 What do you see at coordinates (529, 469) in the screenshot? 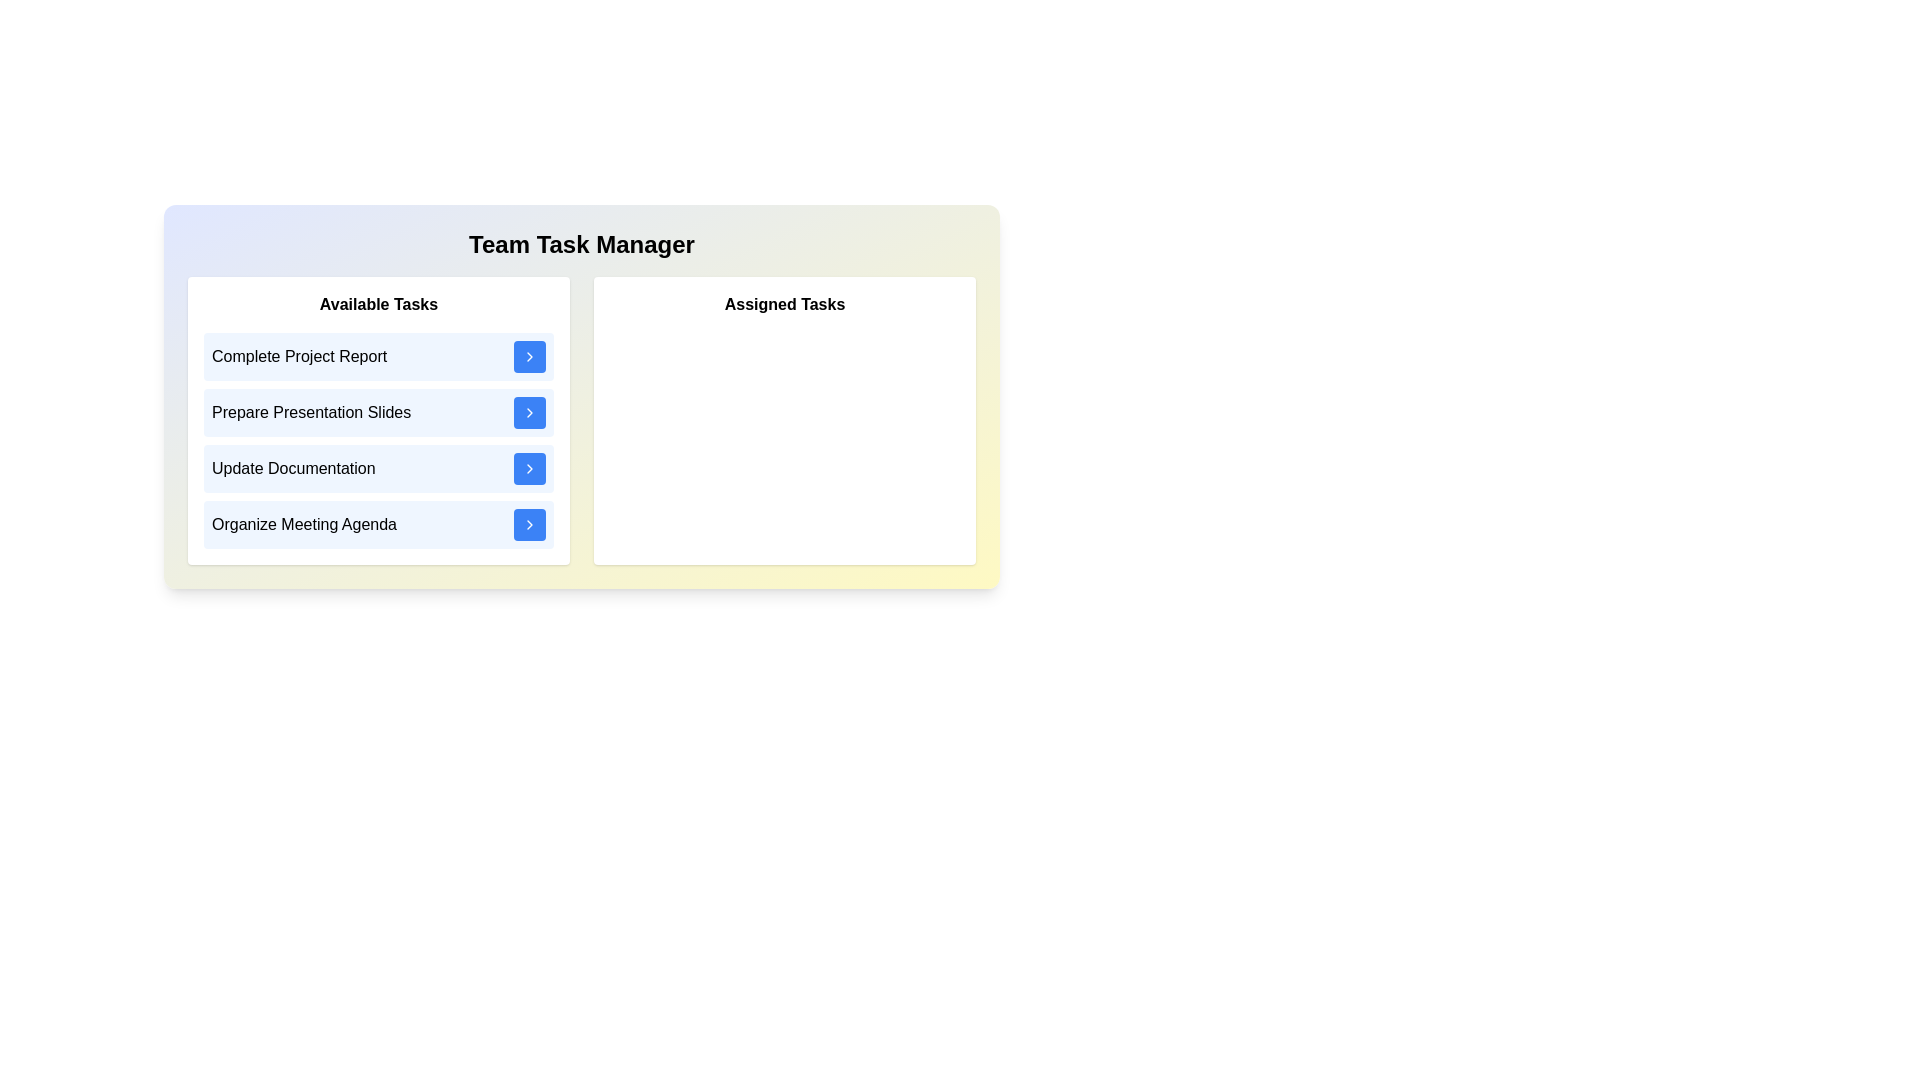
I see `the button corresponding to the task Update Documentation to assign it` at bounding box center [529, 469].